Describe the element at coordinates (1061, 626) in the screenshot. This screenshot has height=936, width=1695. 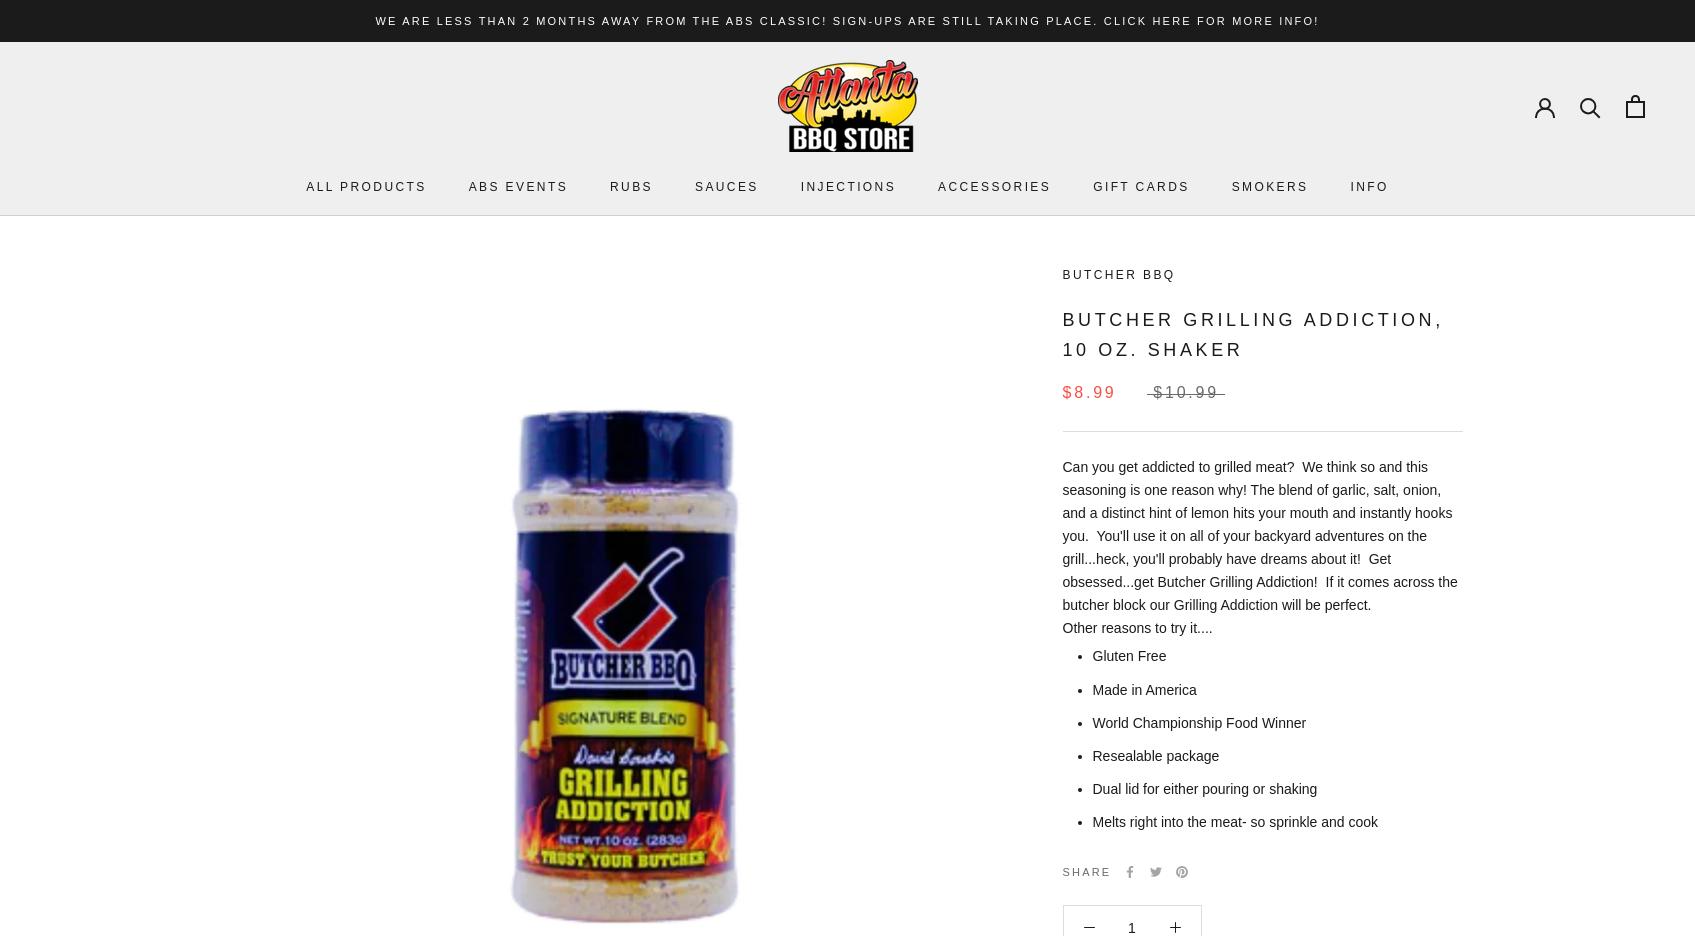
I see `'Other reasons to try it....'` at that location.